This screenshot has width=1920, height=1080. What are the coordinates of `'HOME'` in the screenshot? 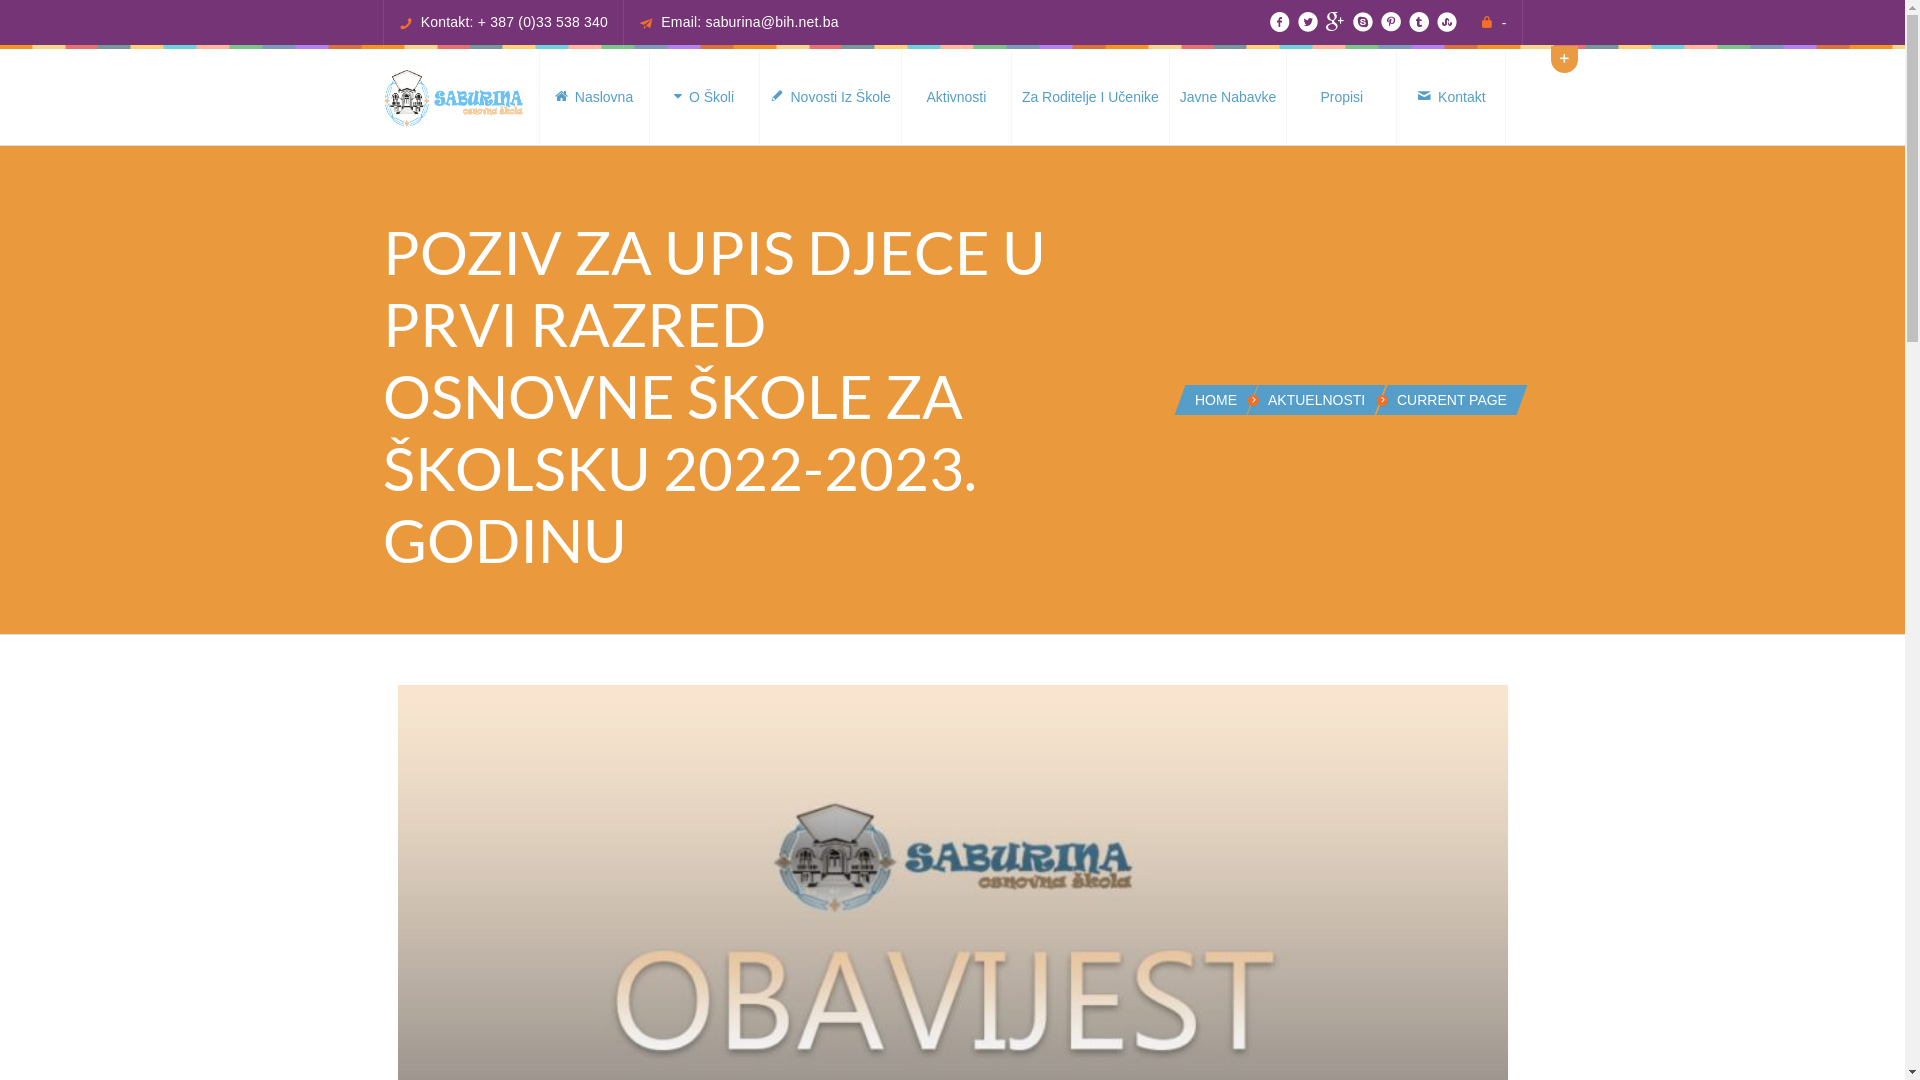 It's located at (1214, 400).